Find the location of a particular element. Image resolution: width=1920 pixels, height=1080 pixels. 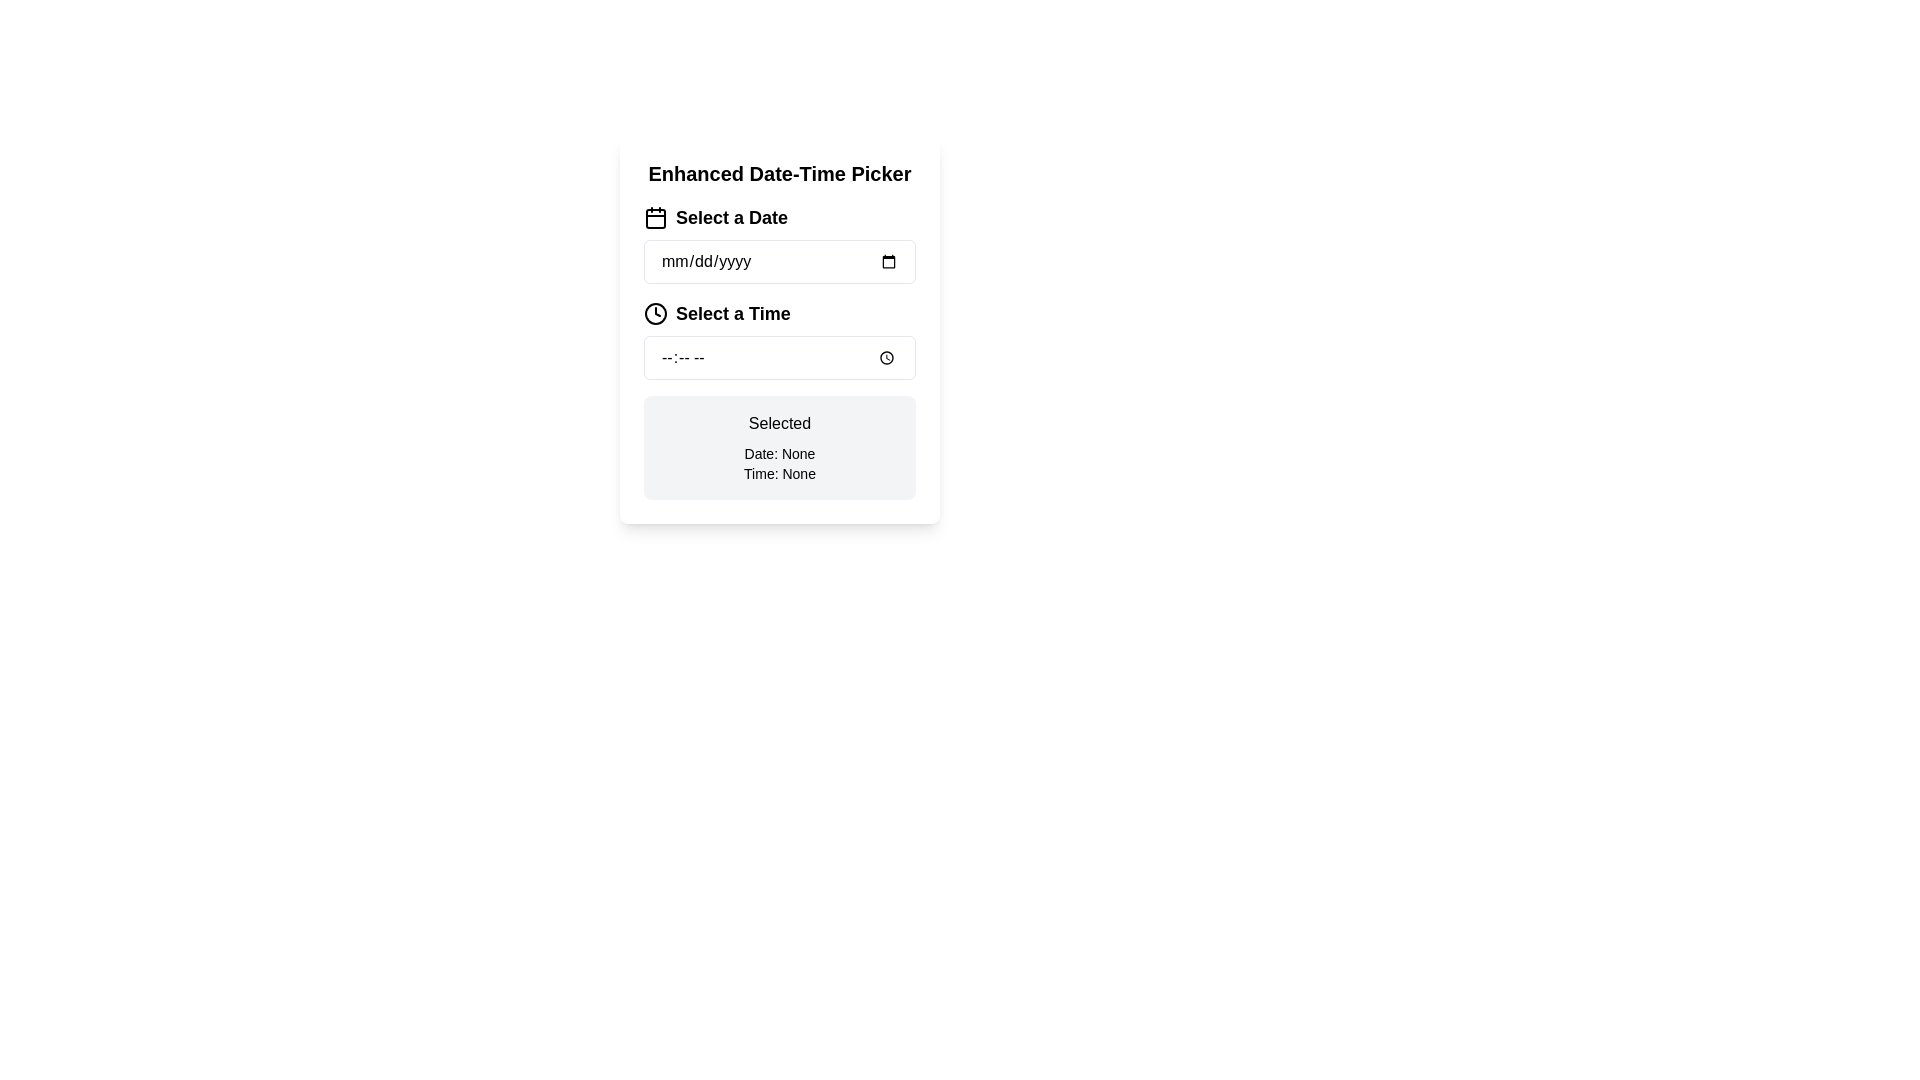

the clock icon, which is a circular element with a clock face and hands, located to the left of the 'Select a Time' text in the second section of the form is located at coordinates (656, 313).